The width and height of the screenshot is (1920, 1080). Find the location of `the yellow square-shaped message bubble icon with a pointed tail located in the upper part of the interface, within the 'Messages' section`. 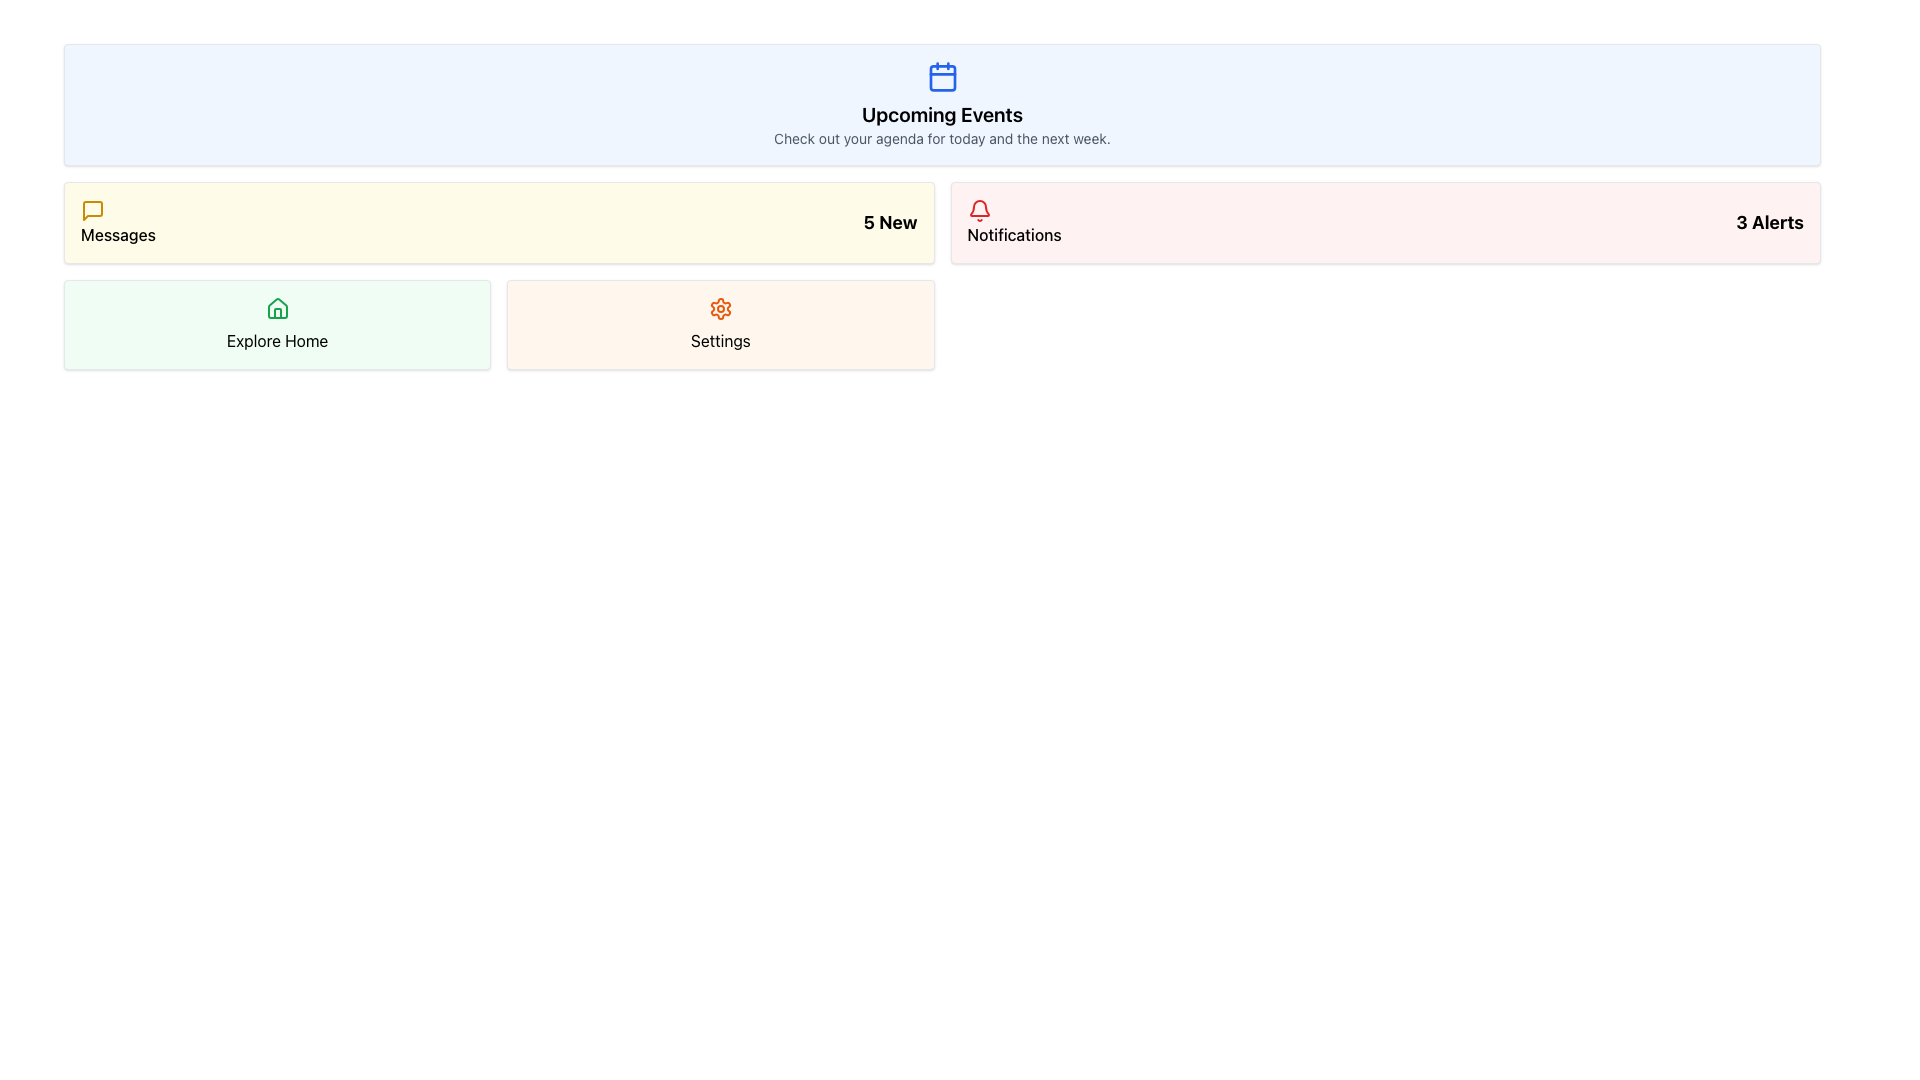

the yellow square-shaped message bubble icon with a pointed tail located in the upper part of the interface, within the 'Messages' section is located at coordinates (91, 211).